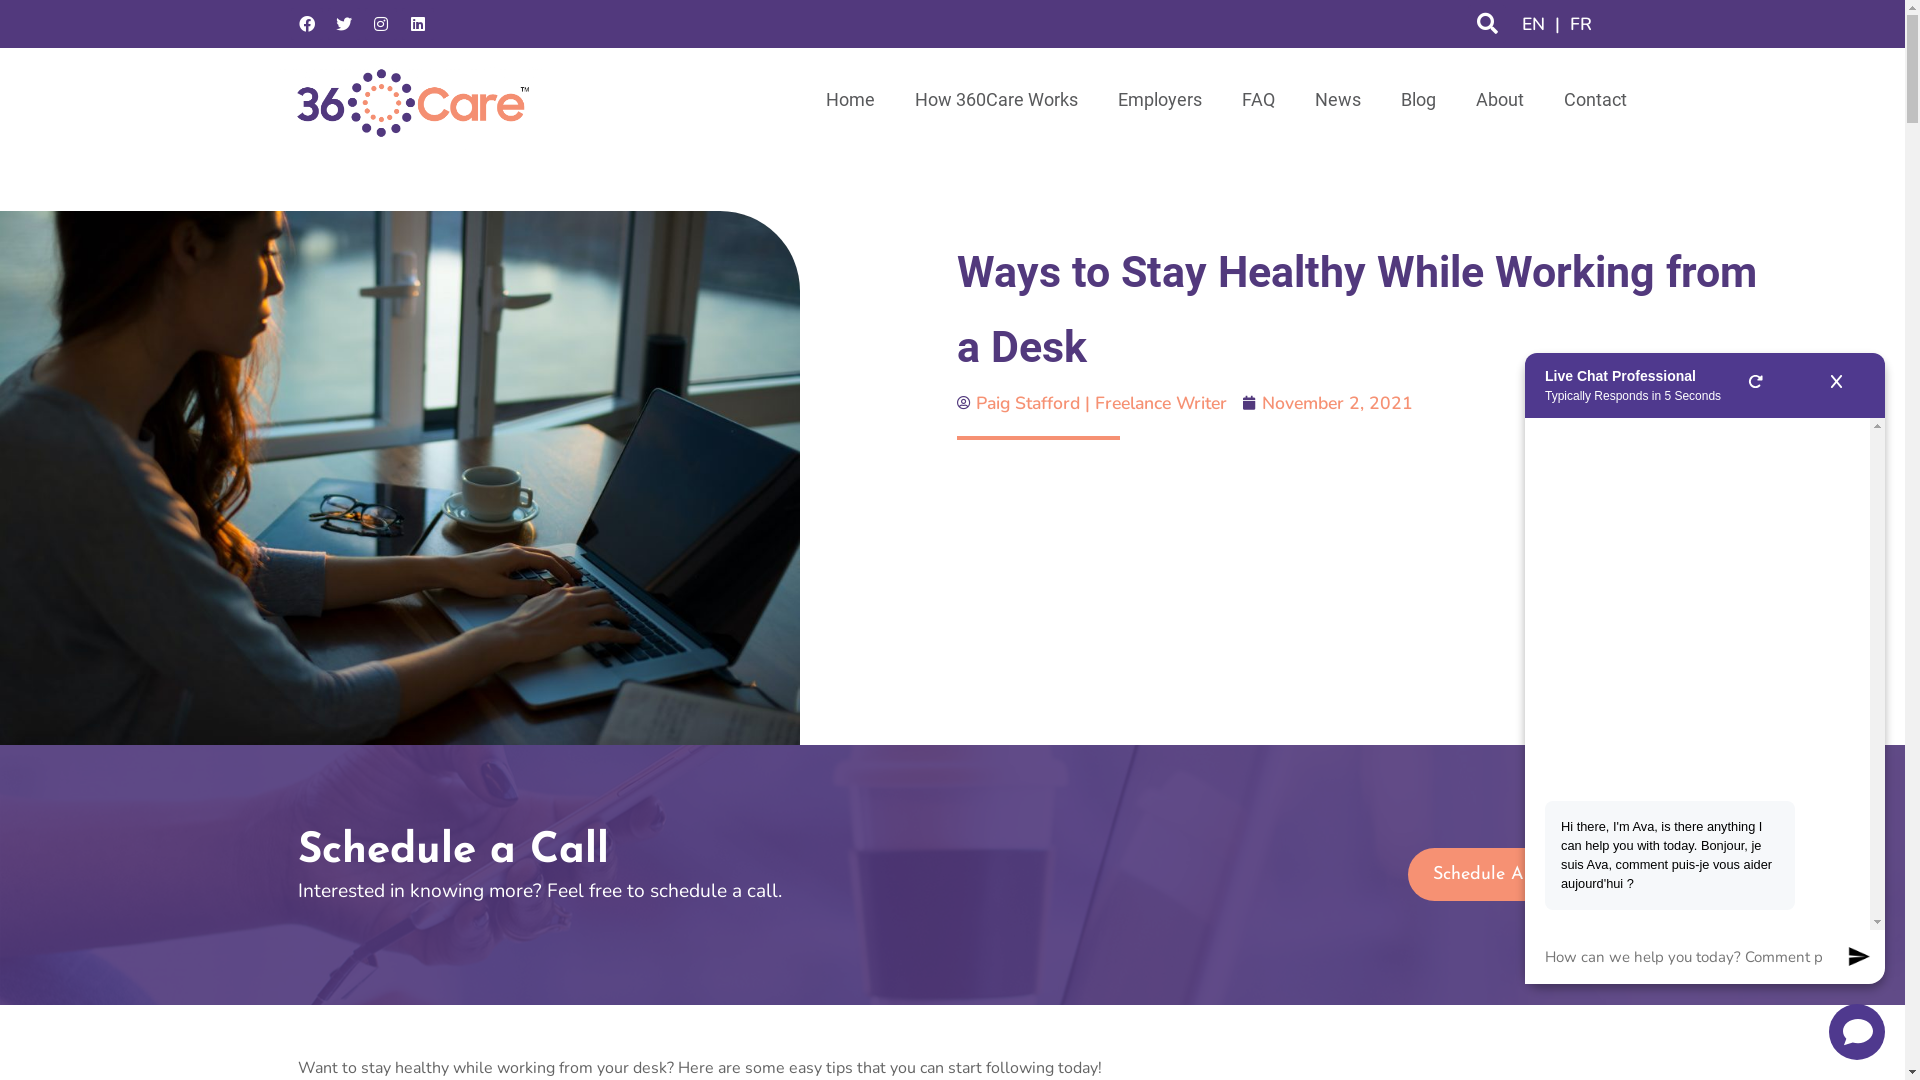 The height and width of the screenshot is (1080, 1920). What do you see at coordinates (1497, 873) in the screenshot?
I see `'Schedule A Call'` at bounding box center [1497, 873].